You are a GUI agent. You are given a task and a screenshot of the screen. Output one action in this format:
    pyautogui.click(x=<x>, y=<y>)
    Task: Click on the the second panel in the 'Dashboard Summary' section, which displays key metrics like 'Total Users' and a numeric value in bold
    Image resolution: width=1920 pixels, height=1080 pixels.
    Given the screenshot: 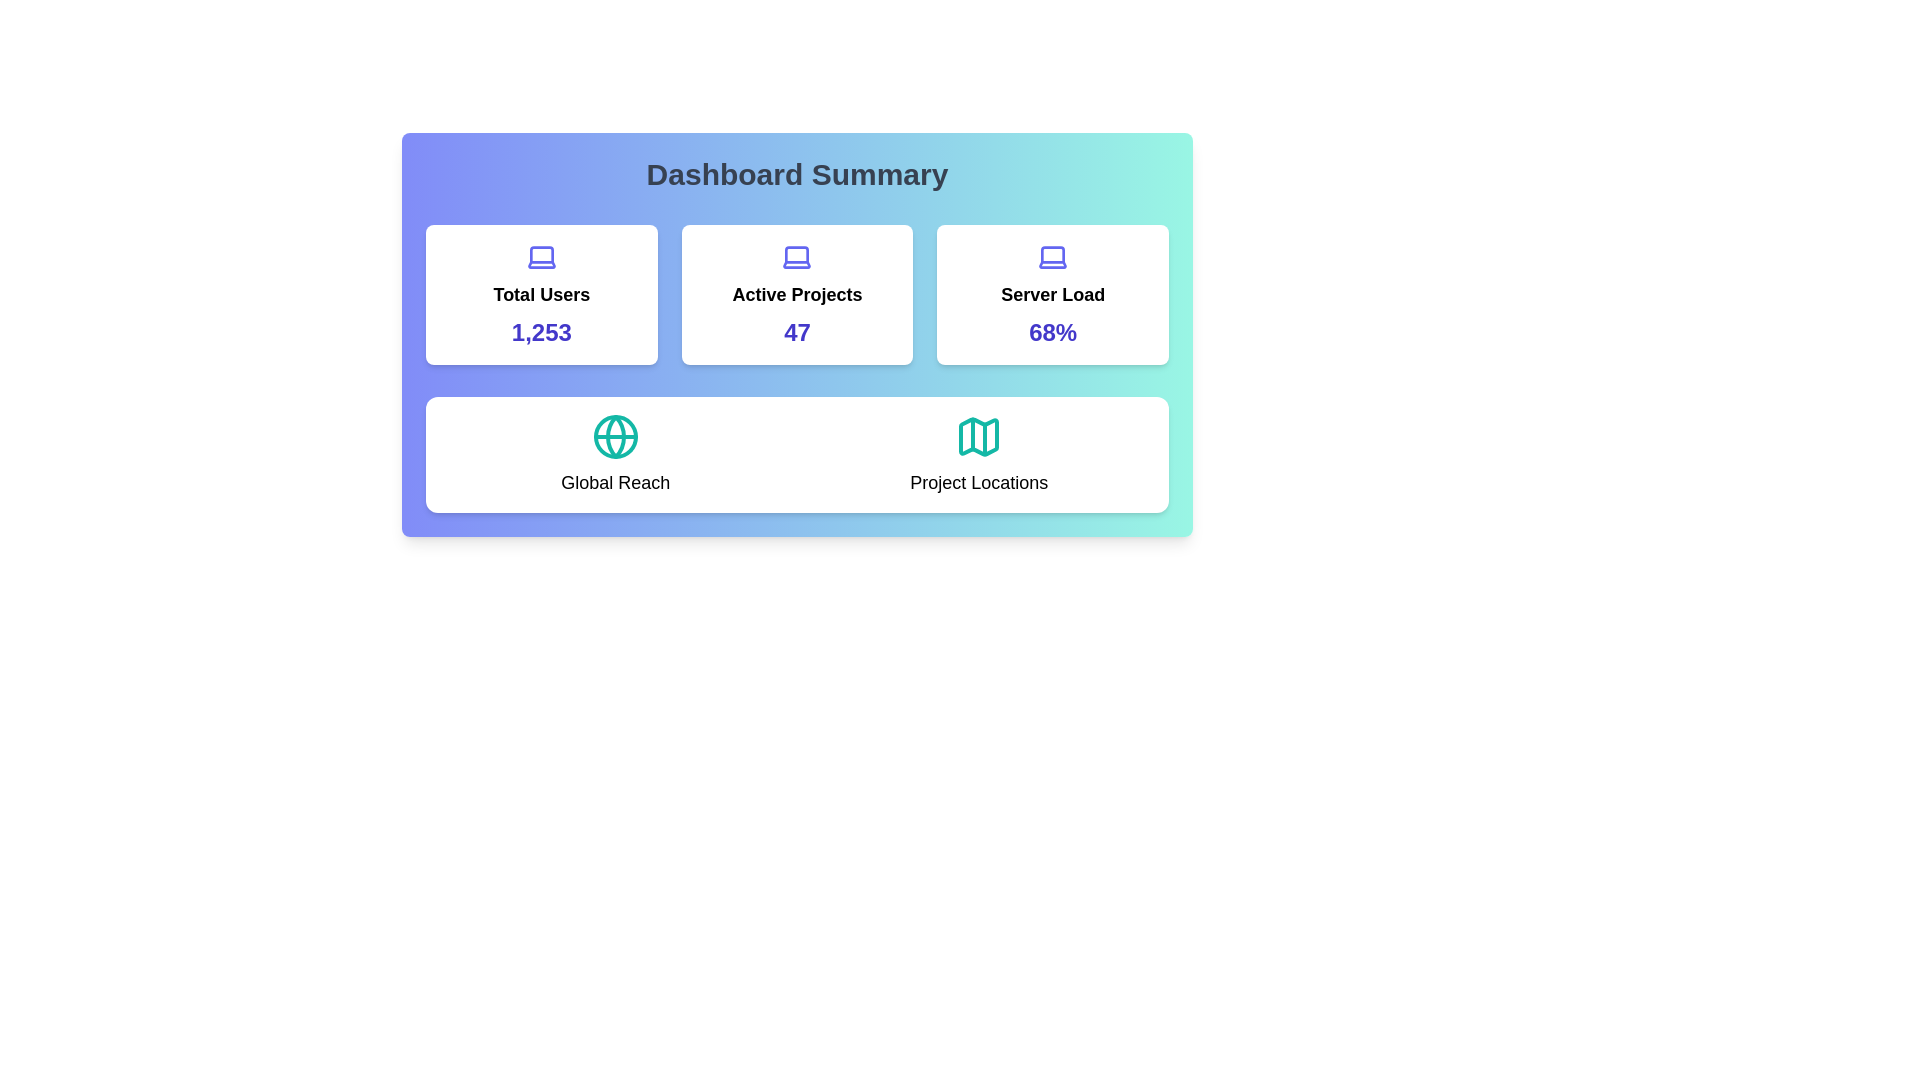 What is the action you would take?
    pyautogui.click(x=796, y=294)
    